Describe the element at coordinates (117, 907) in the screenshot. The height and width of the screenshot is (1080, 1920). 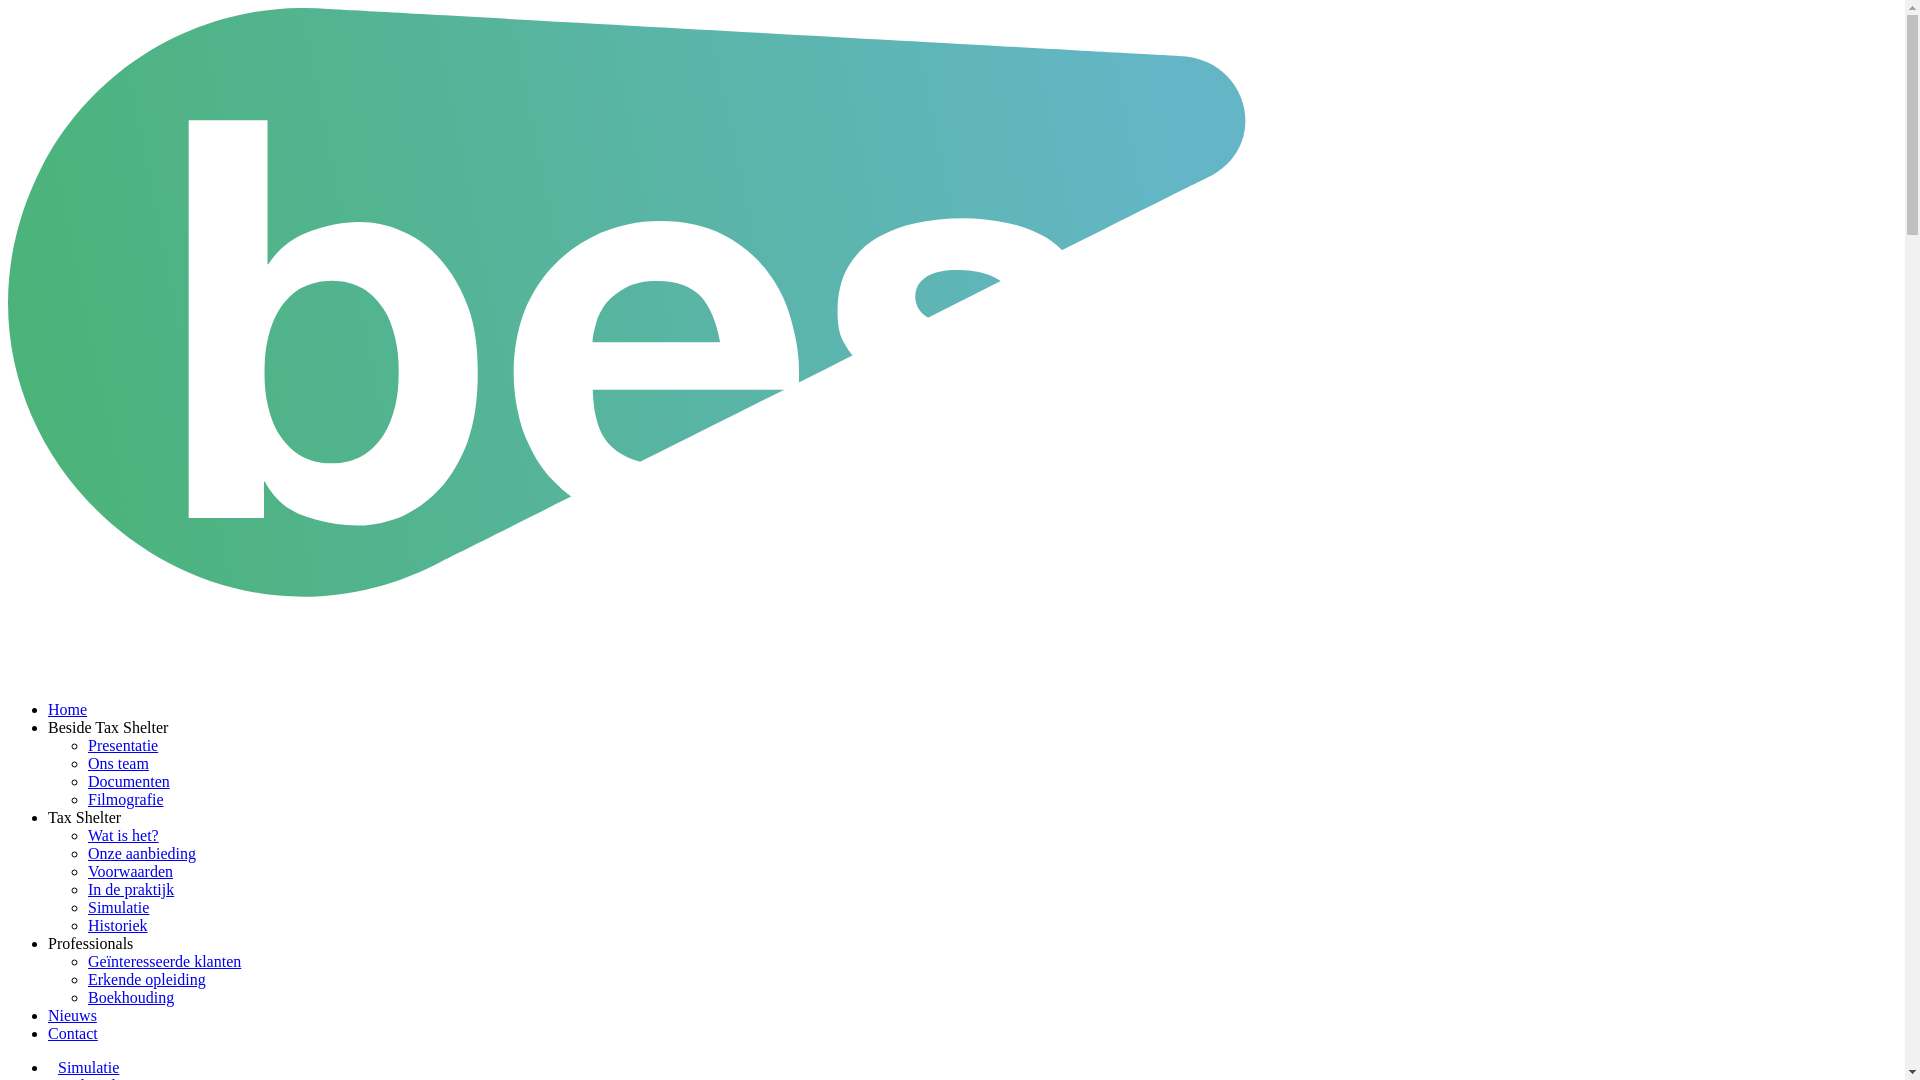
I see `'Simulatie'` at that location.